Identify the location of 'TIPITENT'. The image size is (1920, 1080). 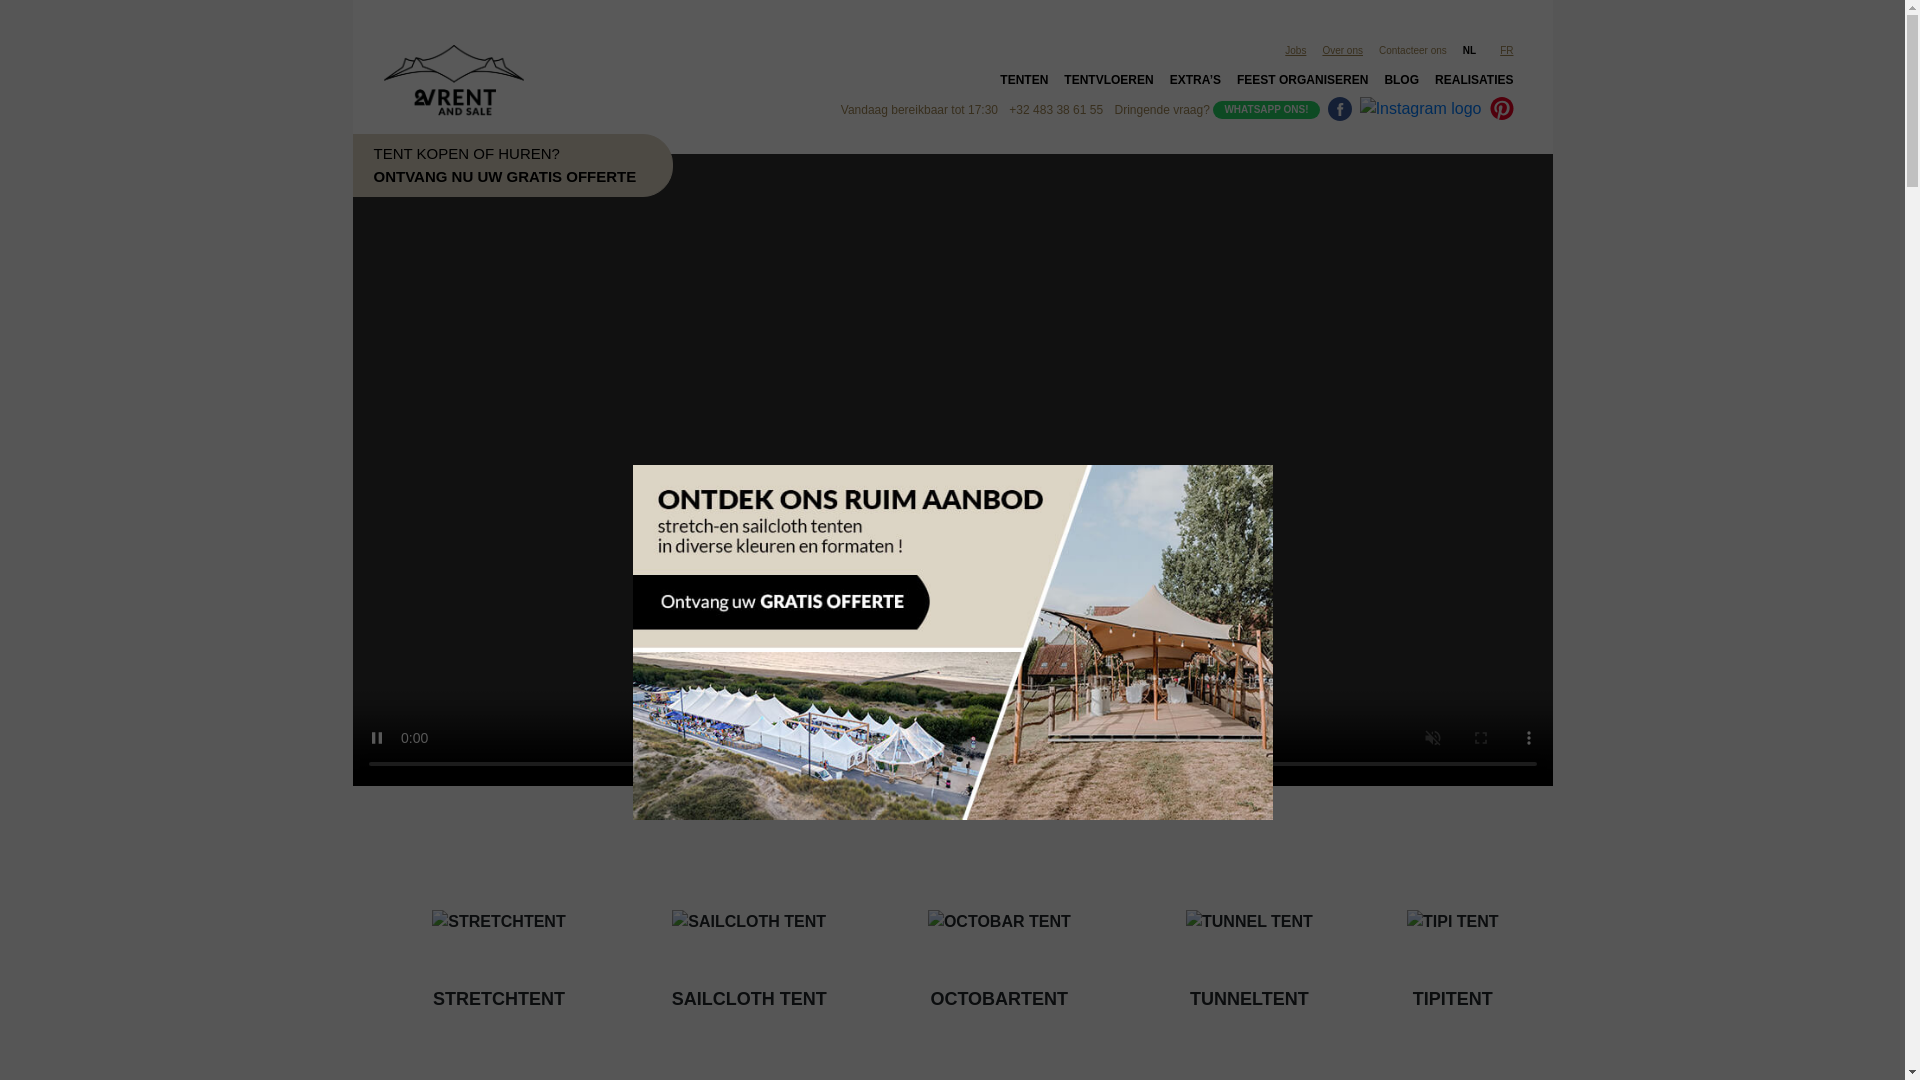
(1453, 939).